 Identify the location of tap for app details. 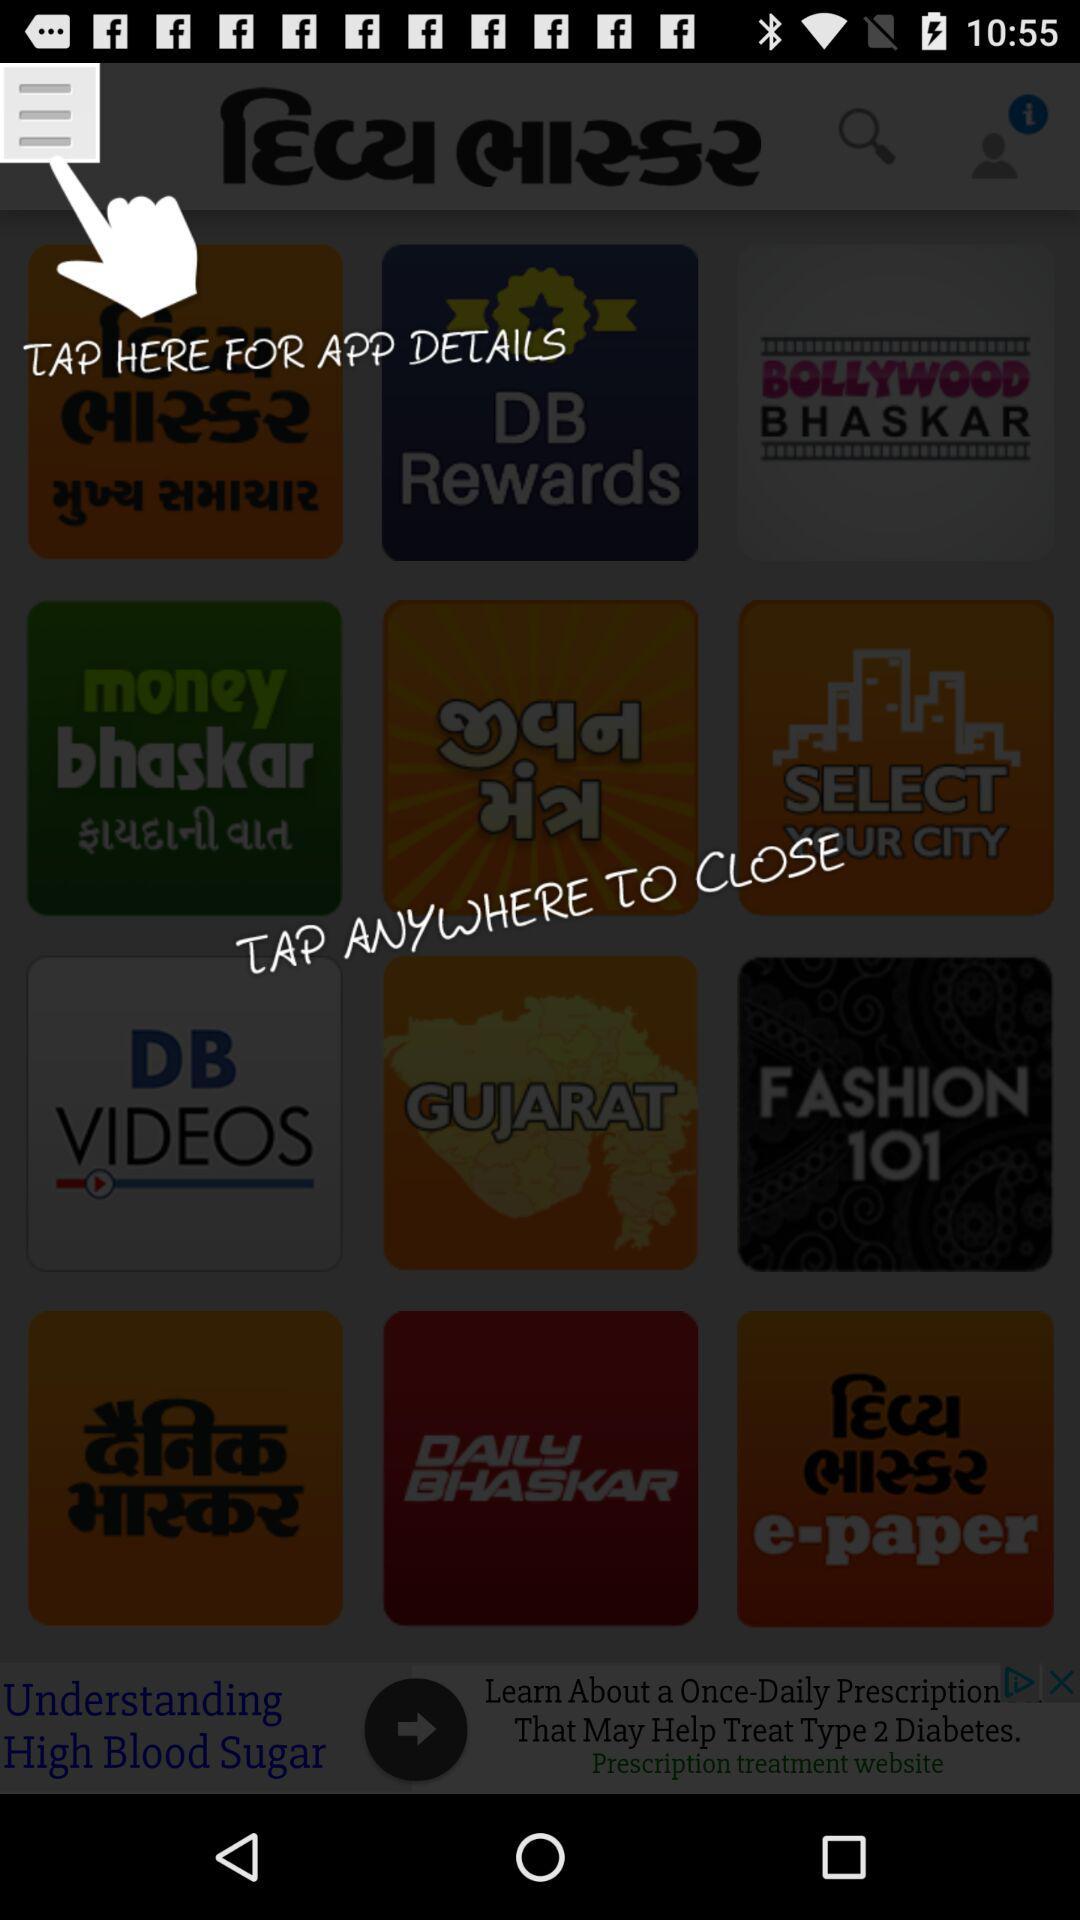
(286, 246).